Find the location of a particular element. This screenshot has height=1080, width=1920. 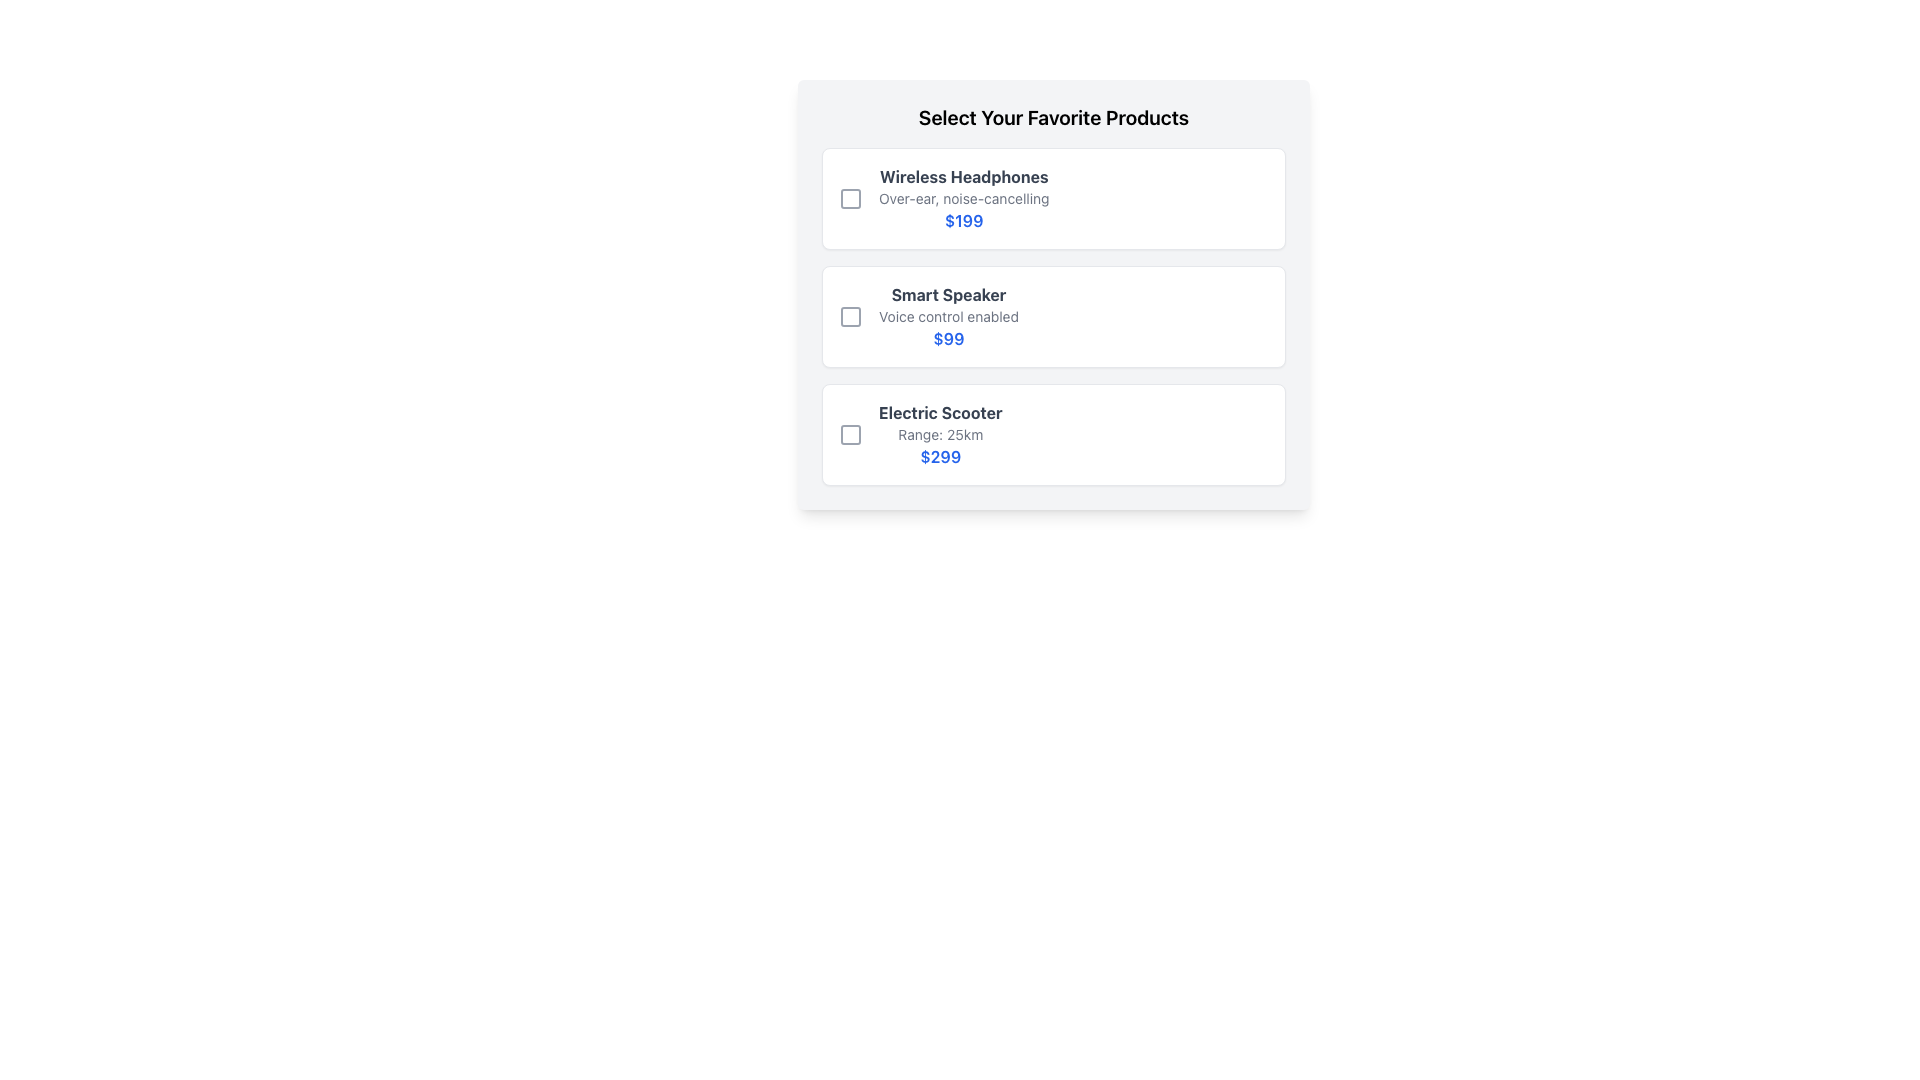

the inner square of the checkbox indicating the selection status for the 'Electric Scooter' product option, which is the third product option from the top is located at coordinates (850, 434).